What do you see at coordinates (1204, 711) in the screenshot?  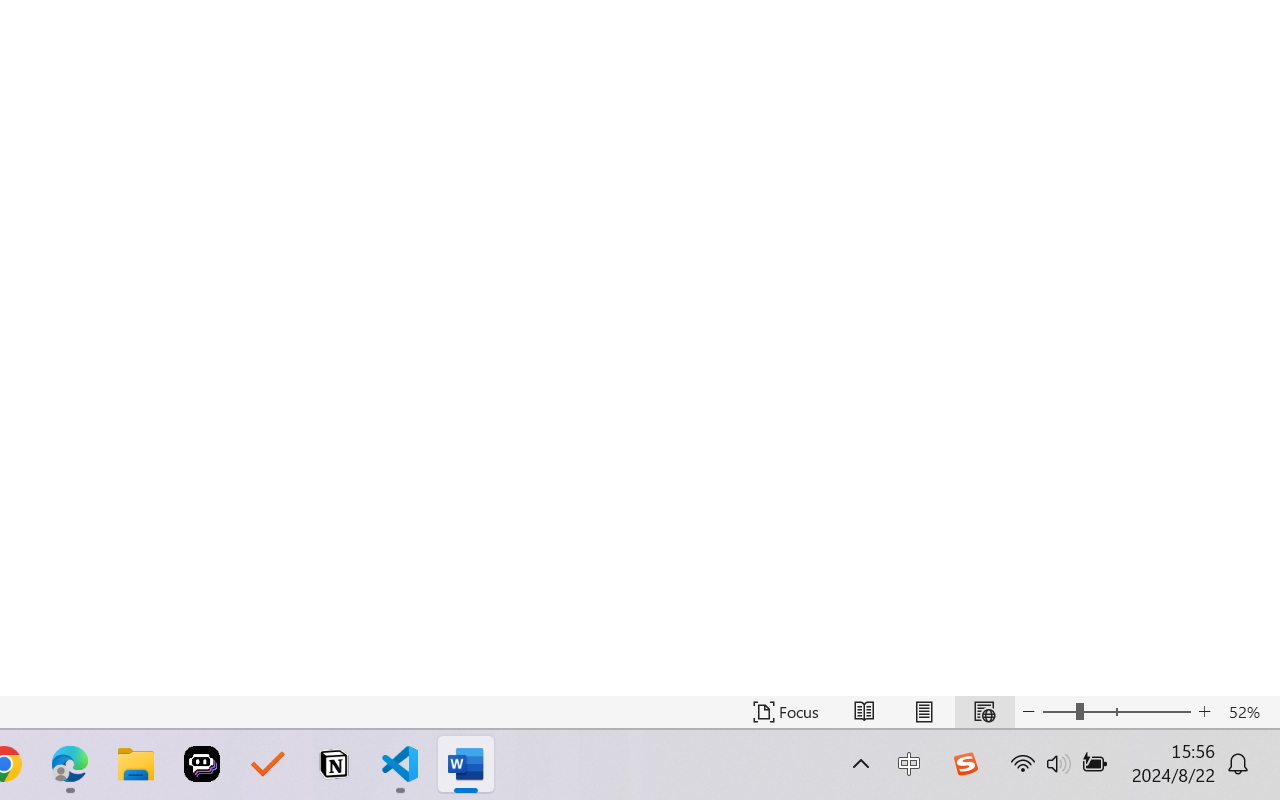 I see `'Zoom In'` at bounding box center [1204, 711].